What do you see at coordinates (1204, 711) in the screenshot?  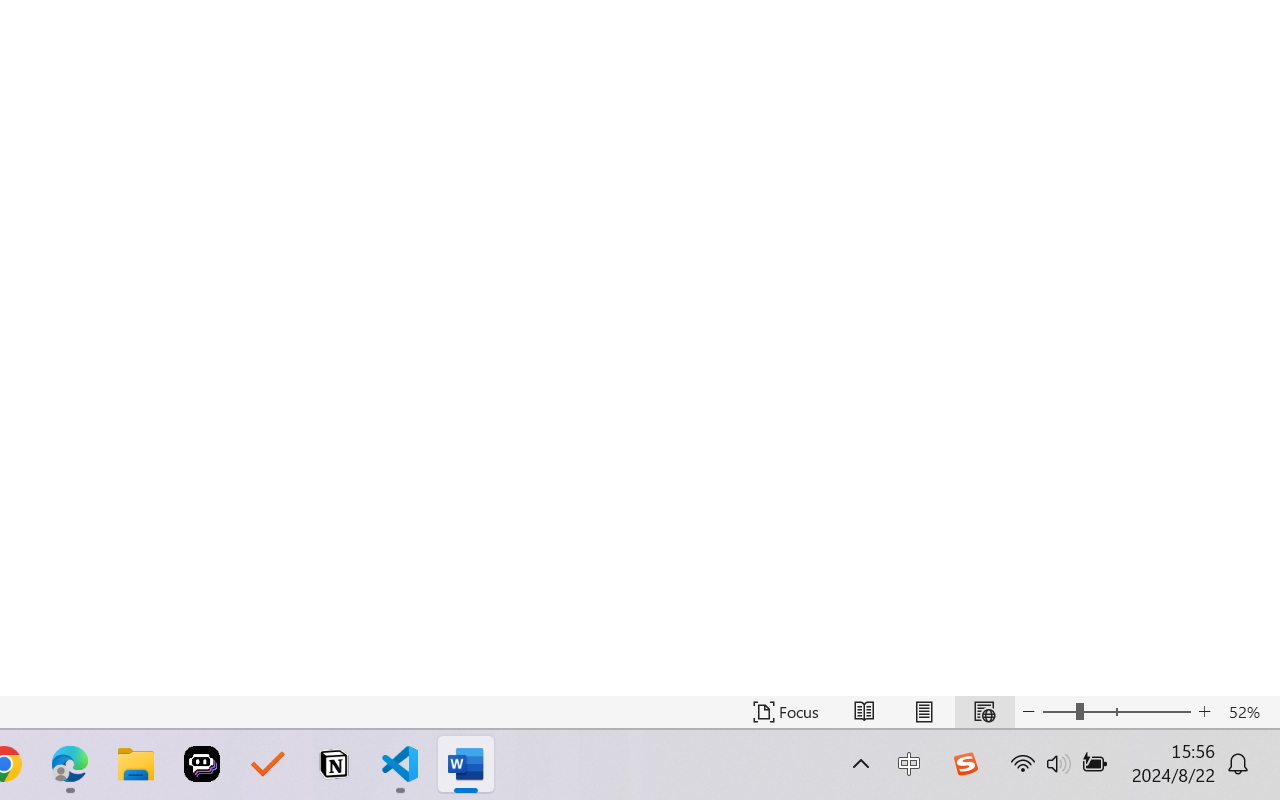 I see `'Zoom In'` at bounding box center [1204, 711].